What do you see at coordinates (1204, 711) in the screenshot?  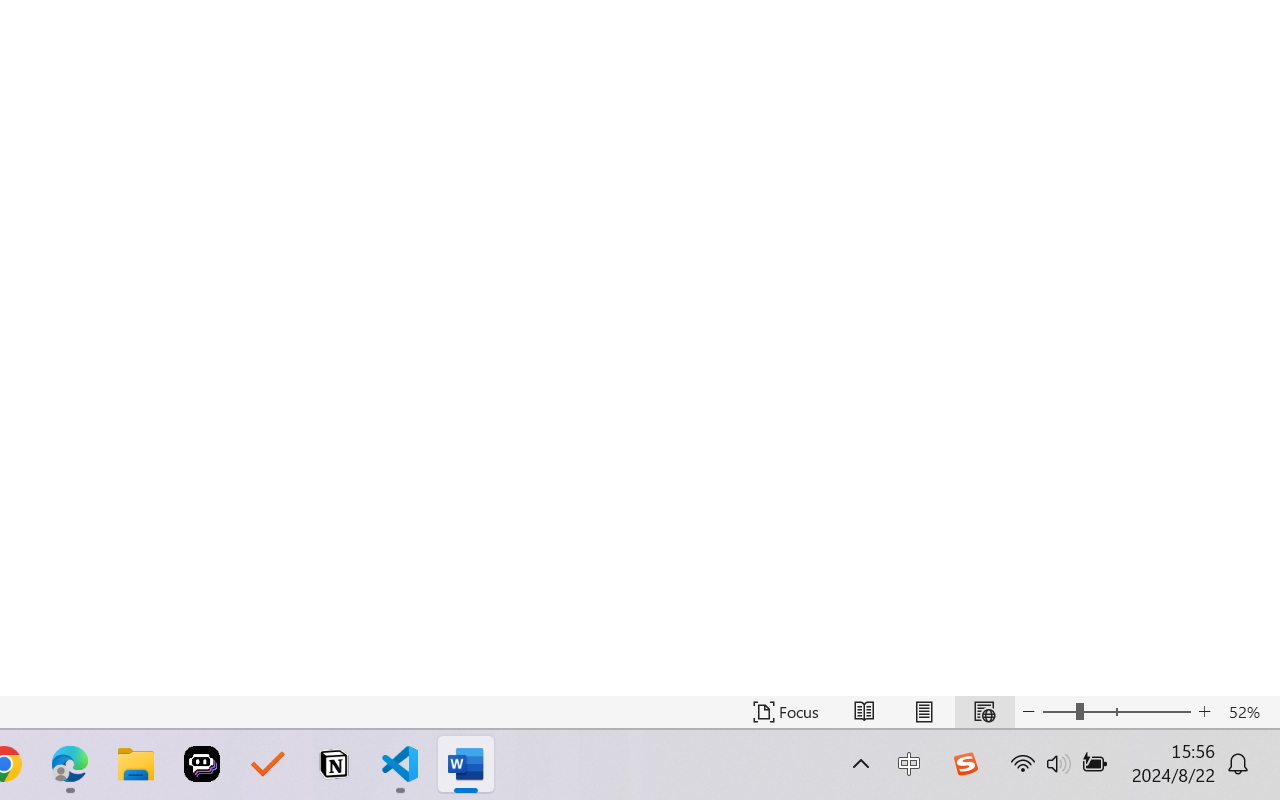 I see `'Zoom In'` at bounding box center [1204, 711].